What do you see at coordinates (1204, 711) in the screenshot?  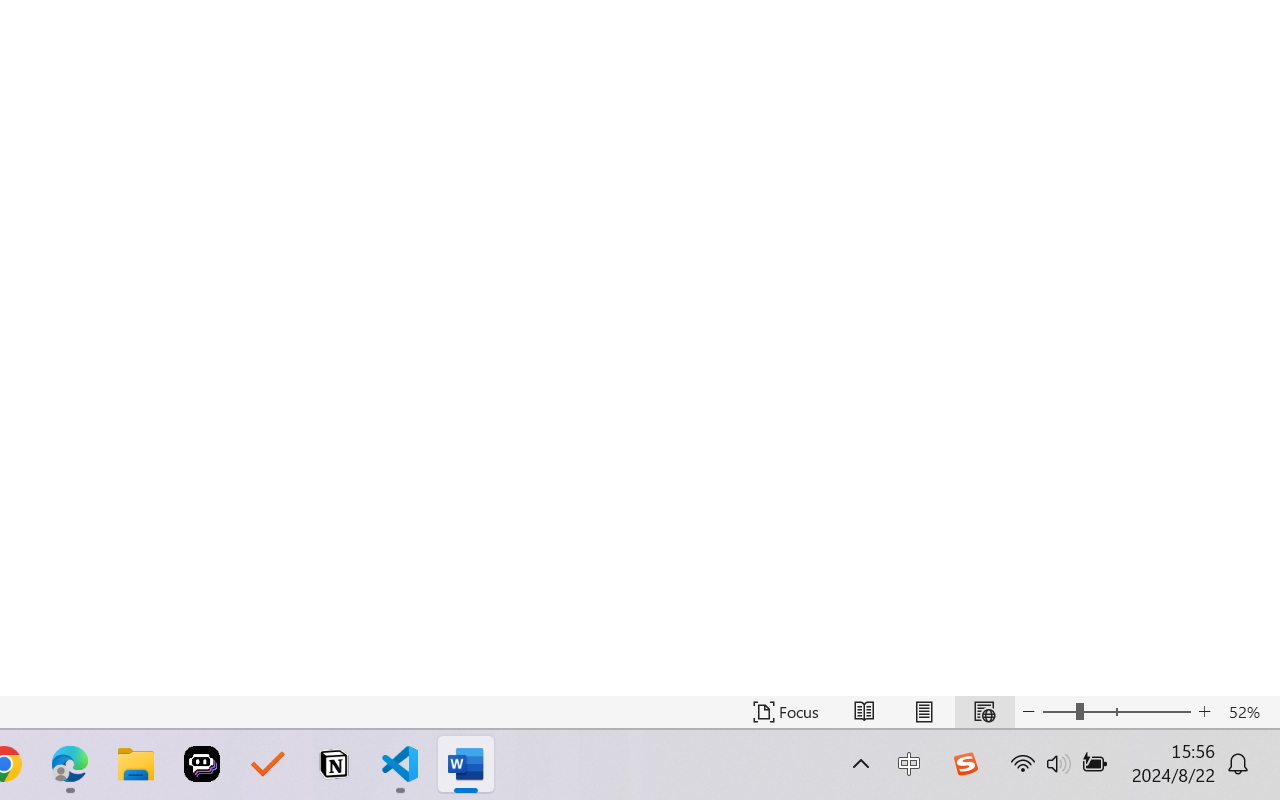 I see `'Zoom In'` at bounding box center [1204, 711].